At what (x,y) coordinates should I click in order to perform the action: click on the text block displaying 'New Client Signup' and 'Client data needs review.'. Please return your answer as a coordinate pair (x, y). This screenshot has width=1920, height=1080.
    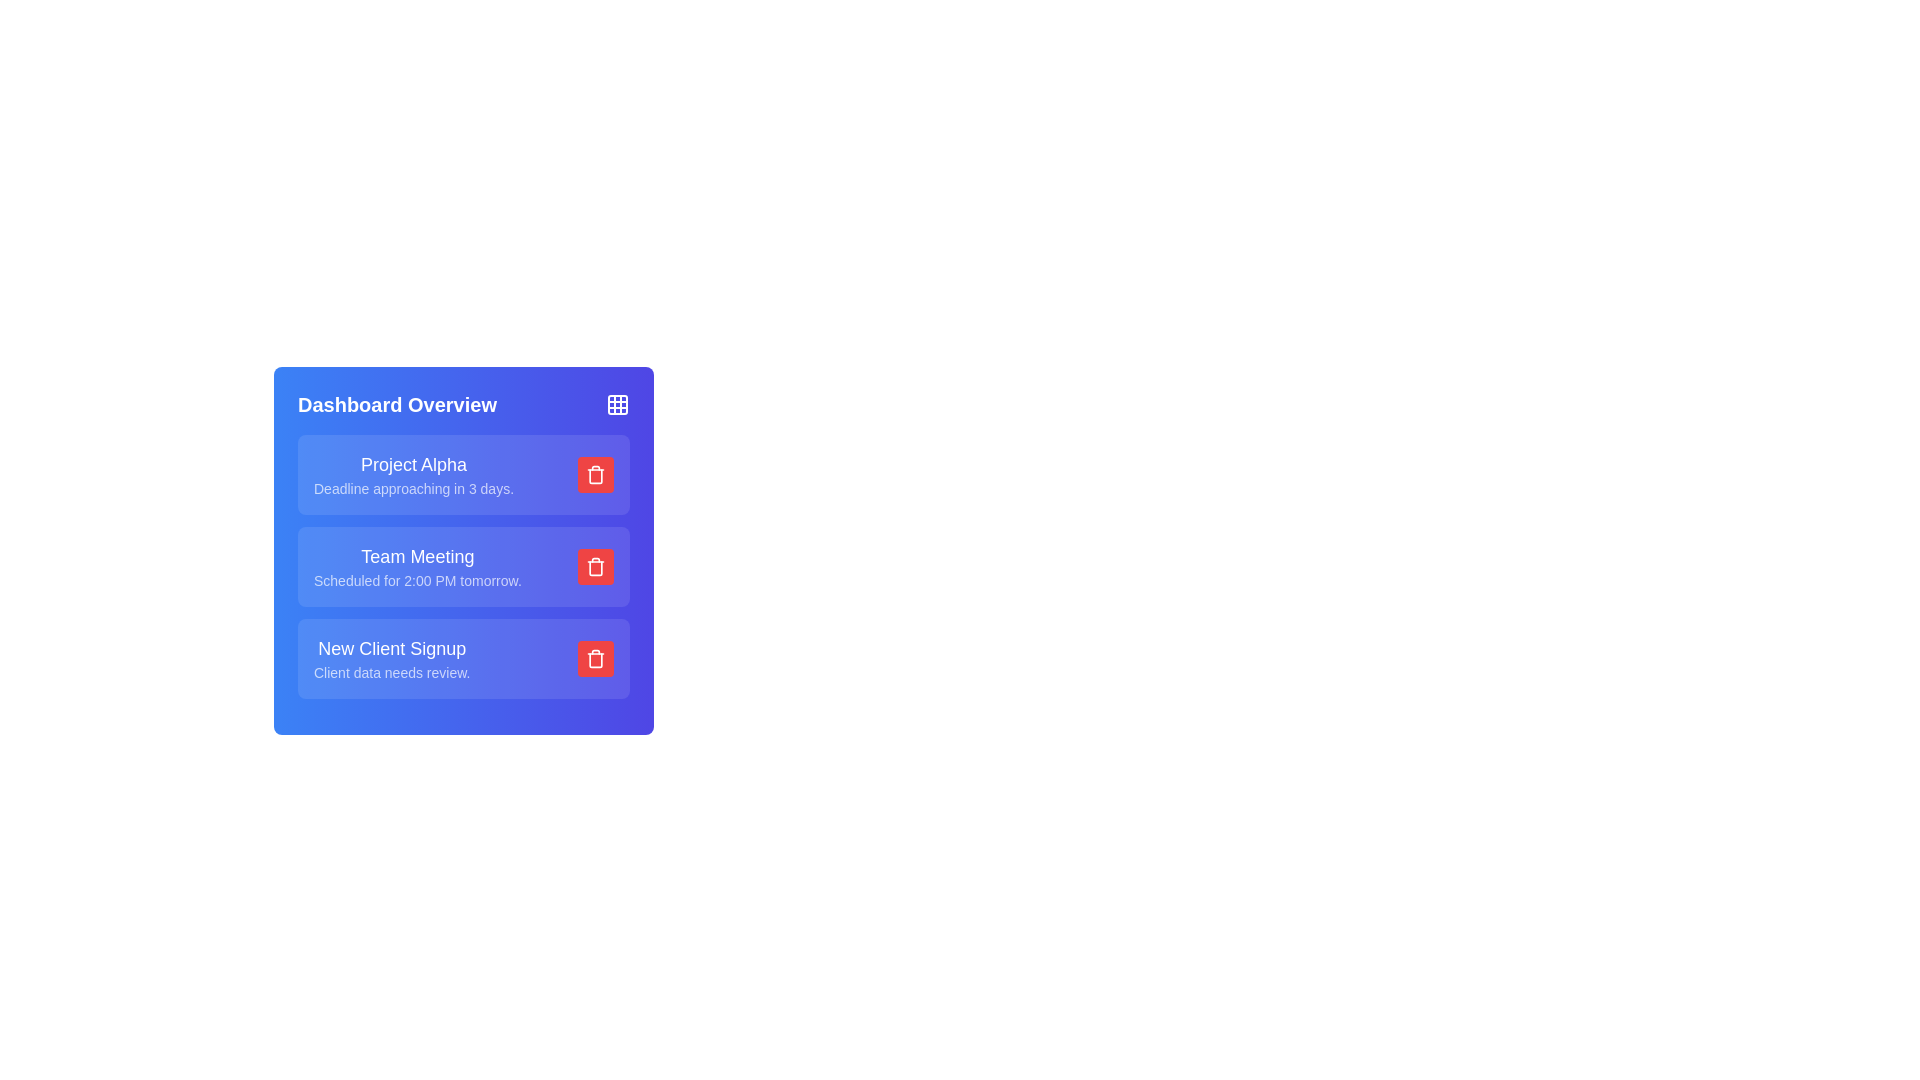
    Looking at the image, I should click on (392, 659).